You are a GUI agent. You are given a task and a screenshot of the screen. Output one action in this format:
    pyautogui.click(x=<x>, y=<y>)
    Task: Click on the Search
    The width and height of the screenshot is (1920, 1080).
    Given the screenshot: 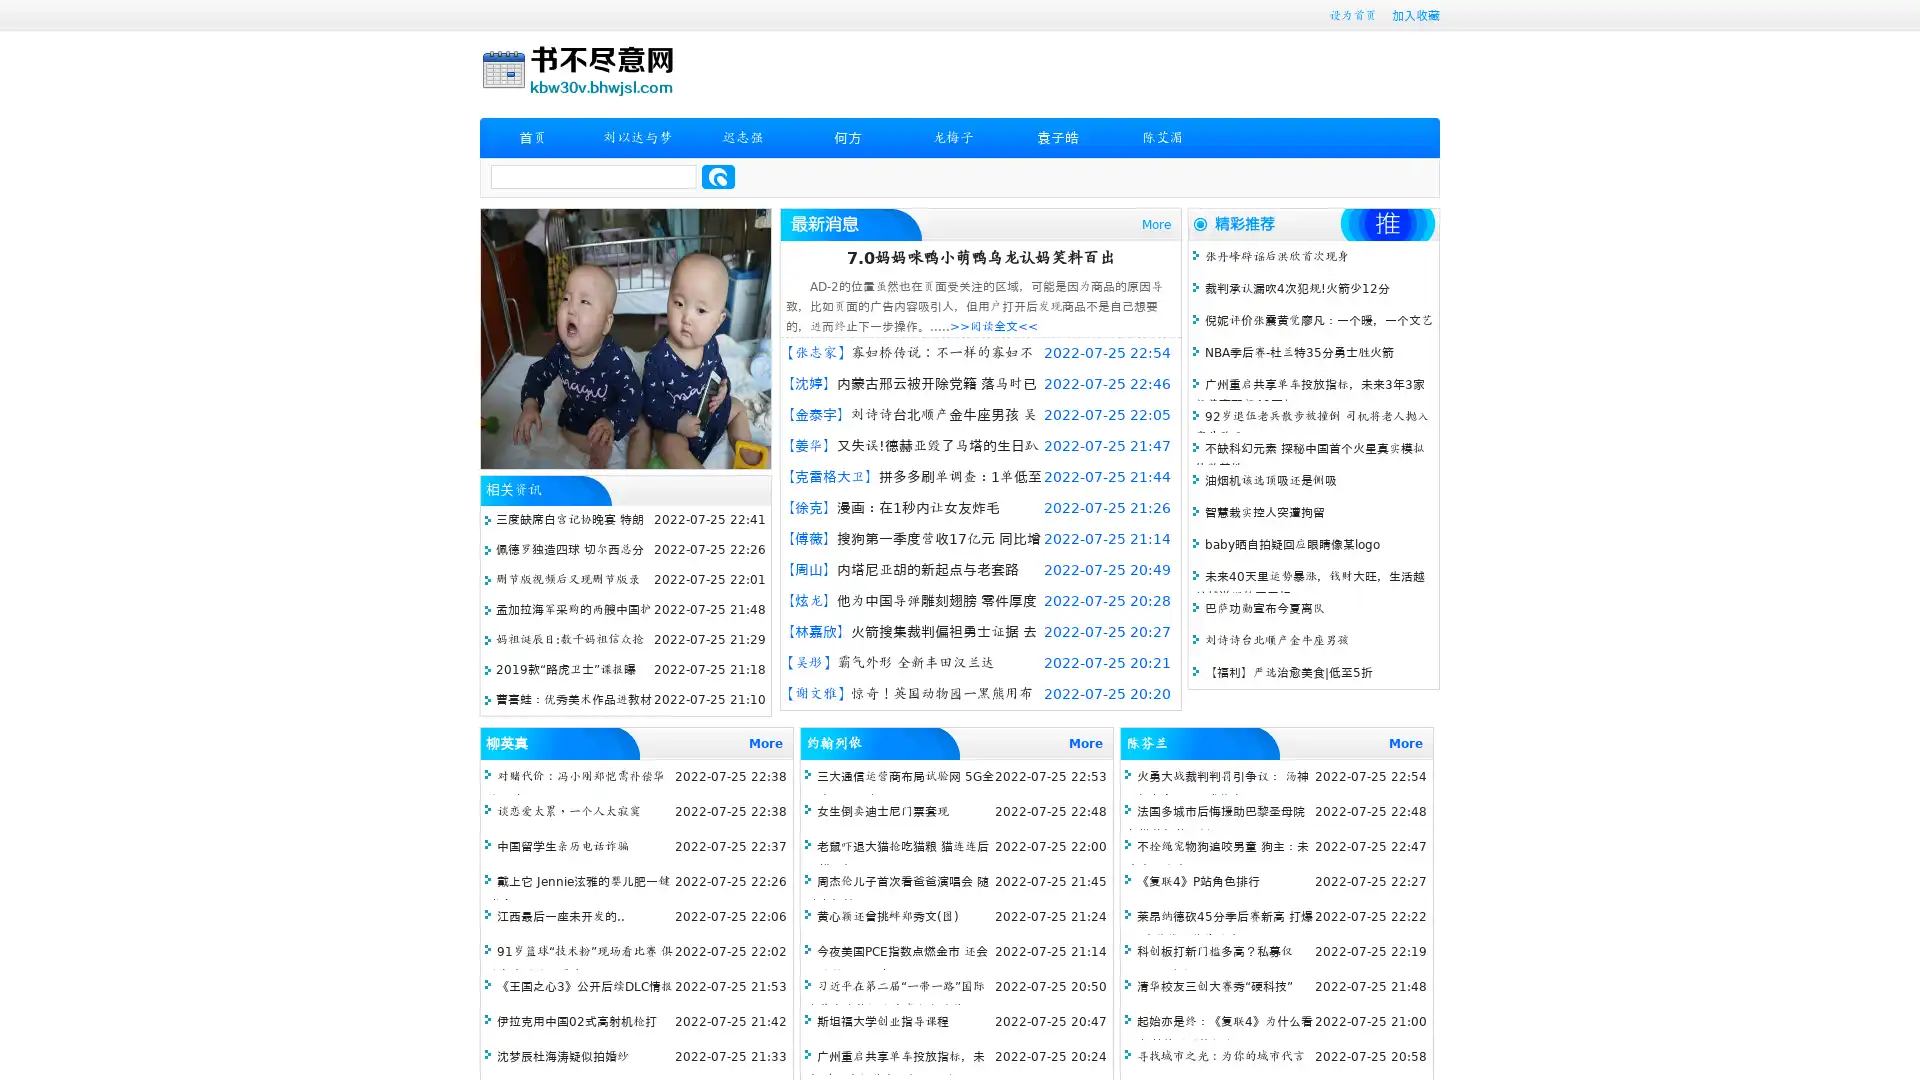 What is the action you would take?
    pyautogui.click(x=718, y=176)
    